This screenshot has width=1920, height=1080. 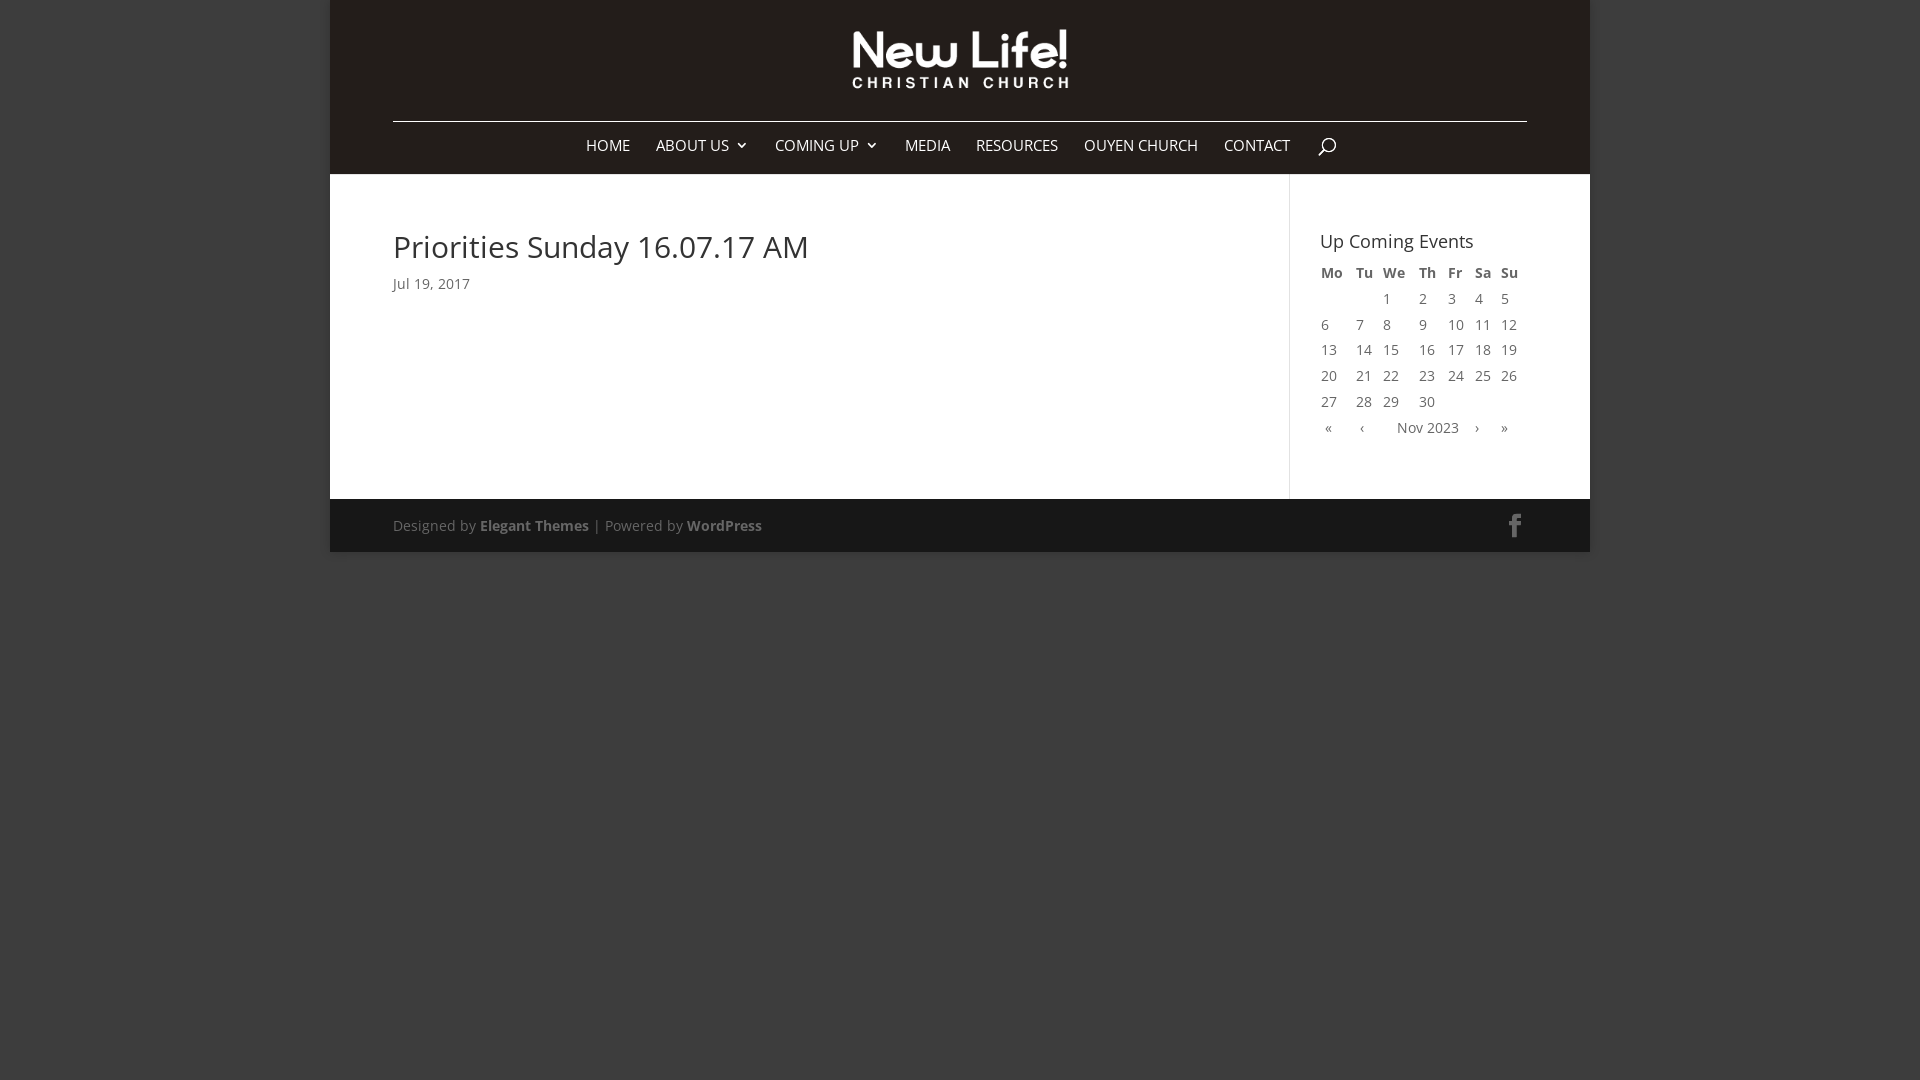 I want to click on 'ABOUT US', so click(x=702, y=154).